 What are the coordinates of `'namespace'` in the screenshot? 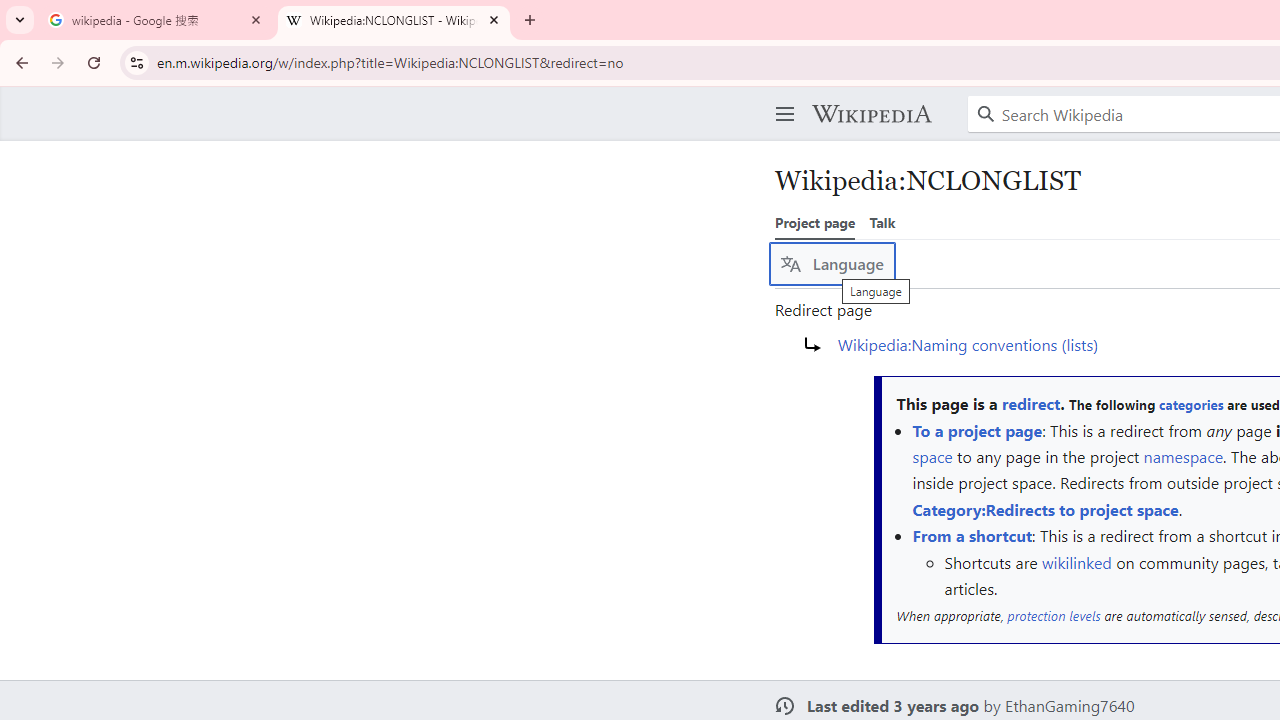 It's located at (1183, 456).